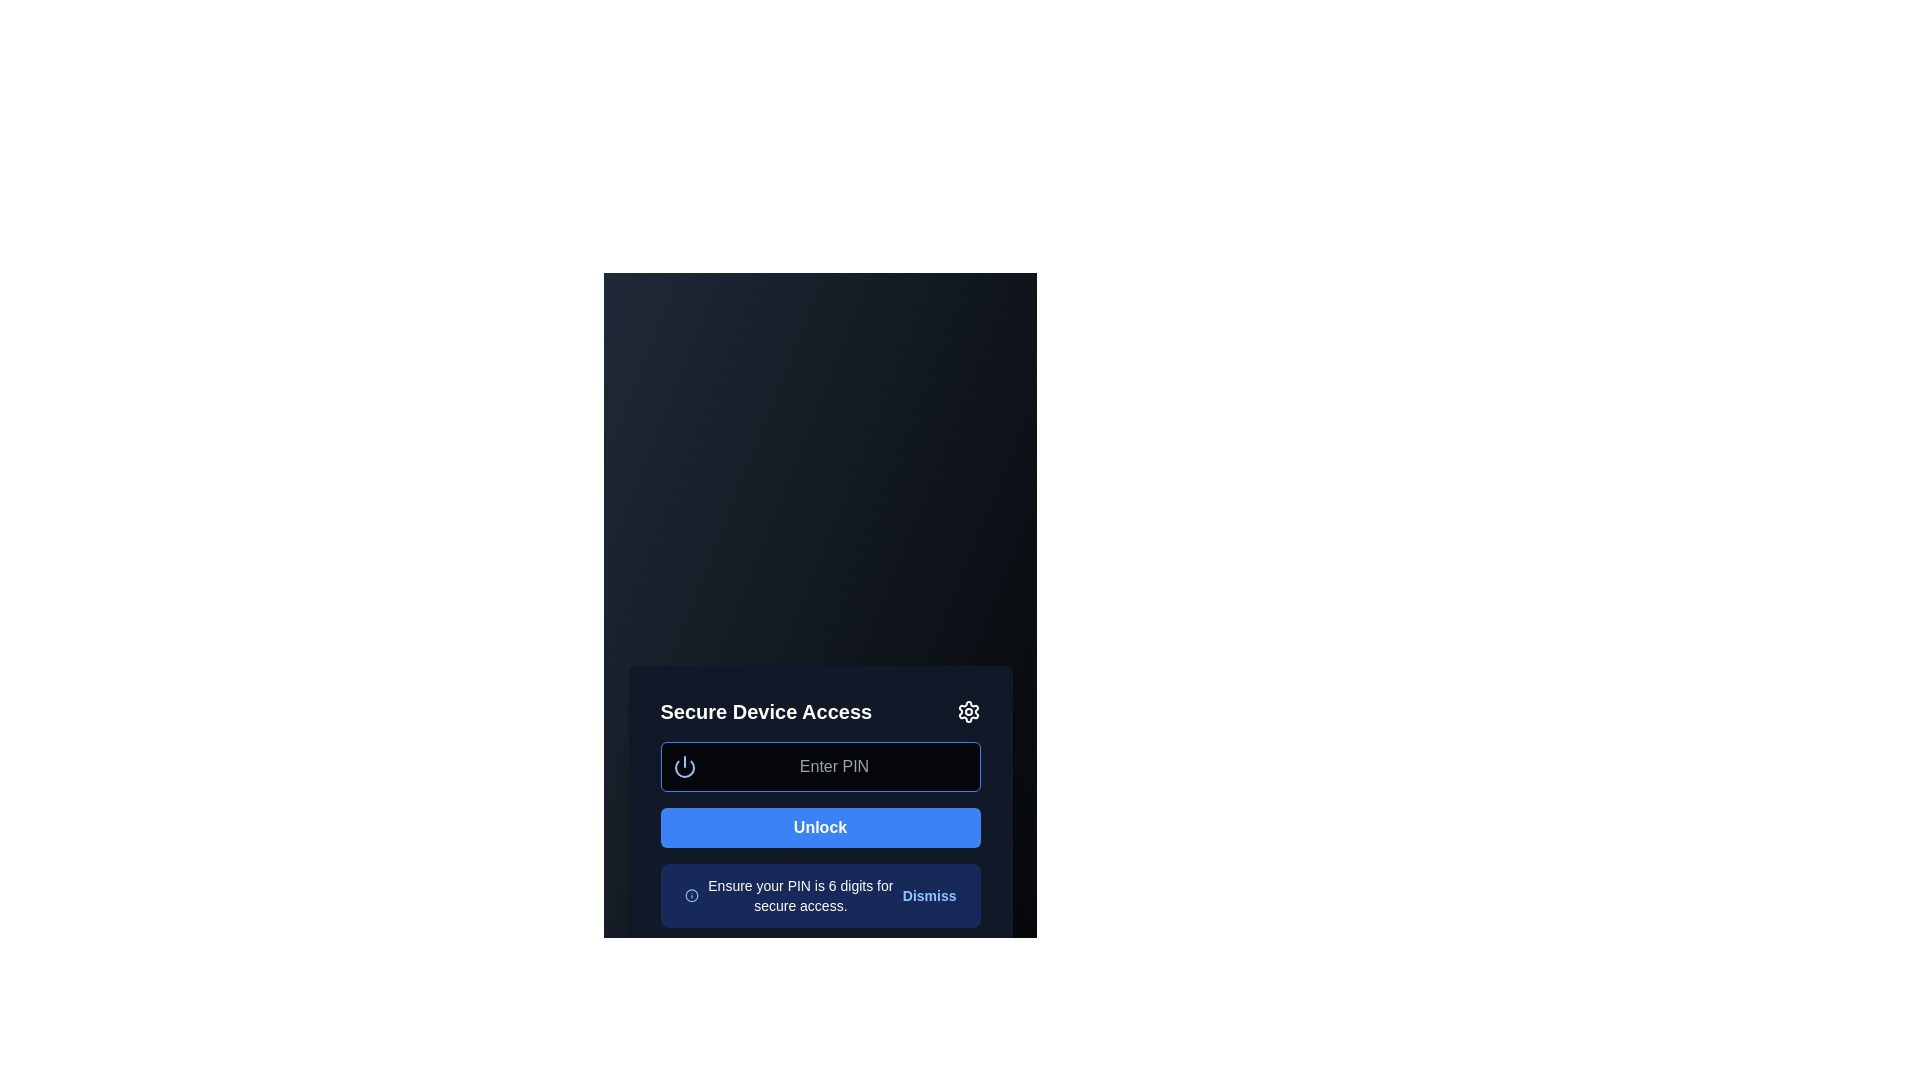 The width and height of the screenshot is (1920, 1080). I want to click on the information indicator icon located on the left side of the notification bar that contains the message 'Ensure your PIN is 6 digits for secure access.', so click(691, 894).